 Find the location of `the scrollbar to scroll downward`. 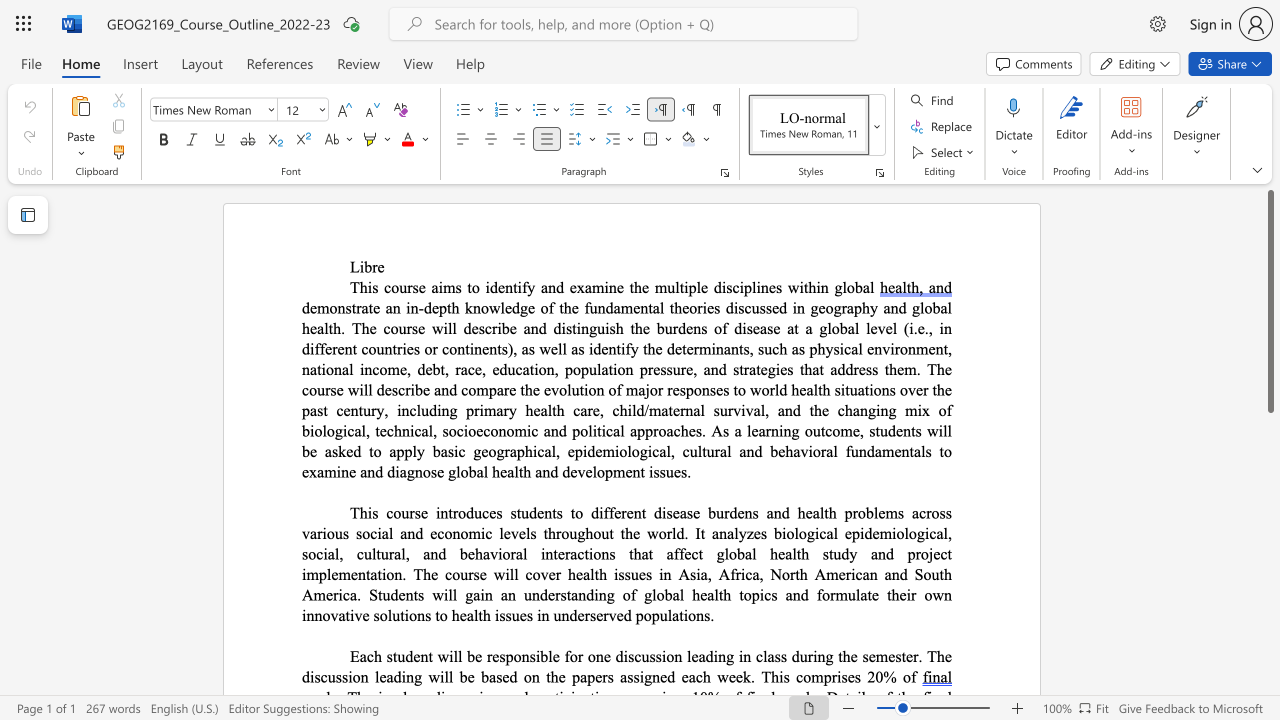

the scrollbar to scroll downward is located at coordinates (1269, 460).